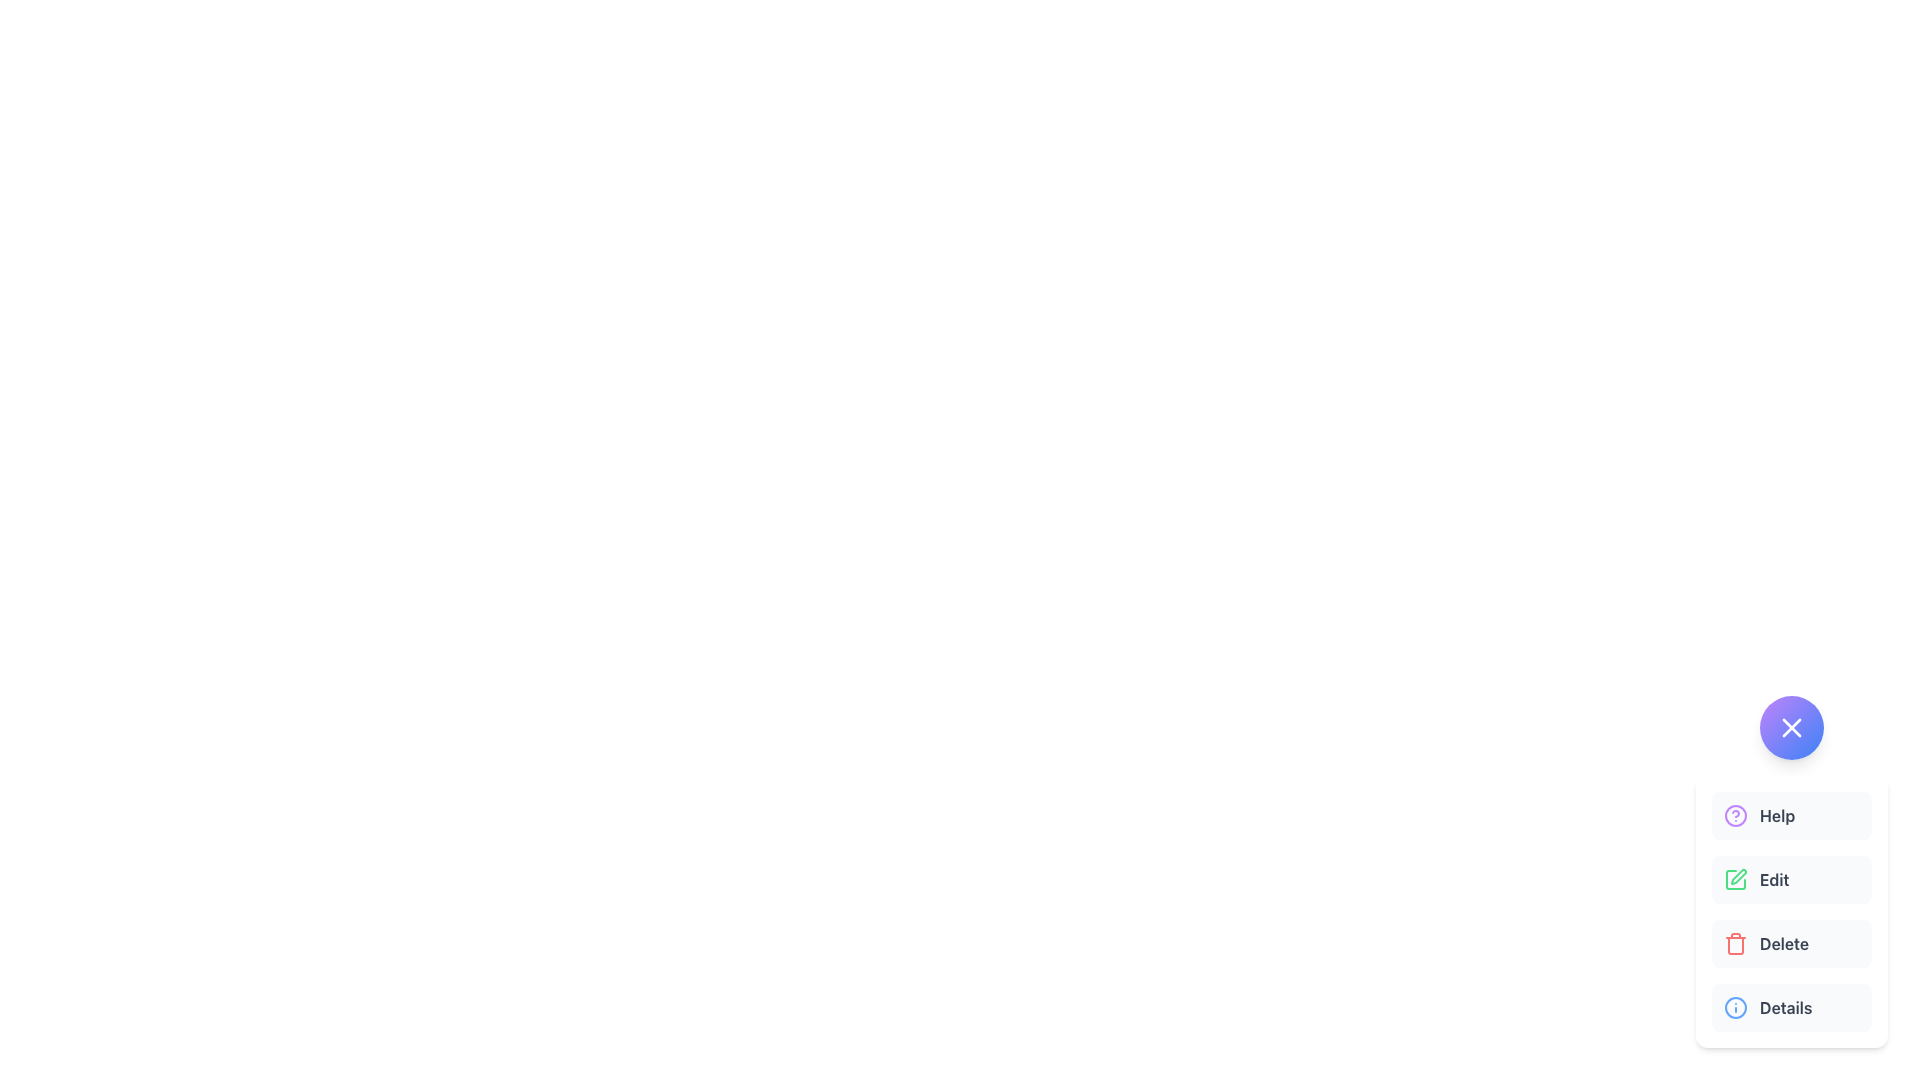 Image resolution: width=1920 pixels, height=1080 pixels. Describe the element at coordinates (1735, 944) in the screenshot. I see `the red trash icon located to the left of the 'Delete' text` at that location.